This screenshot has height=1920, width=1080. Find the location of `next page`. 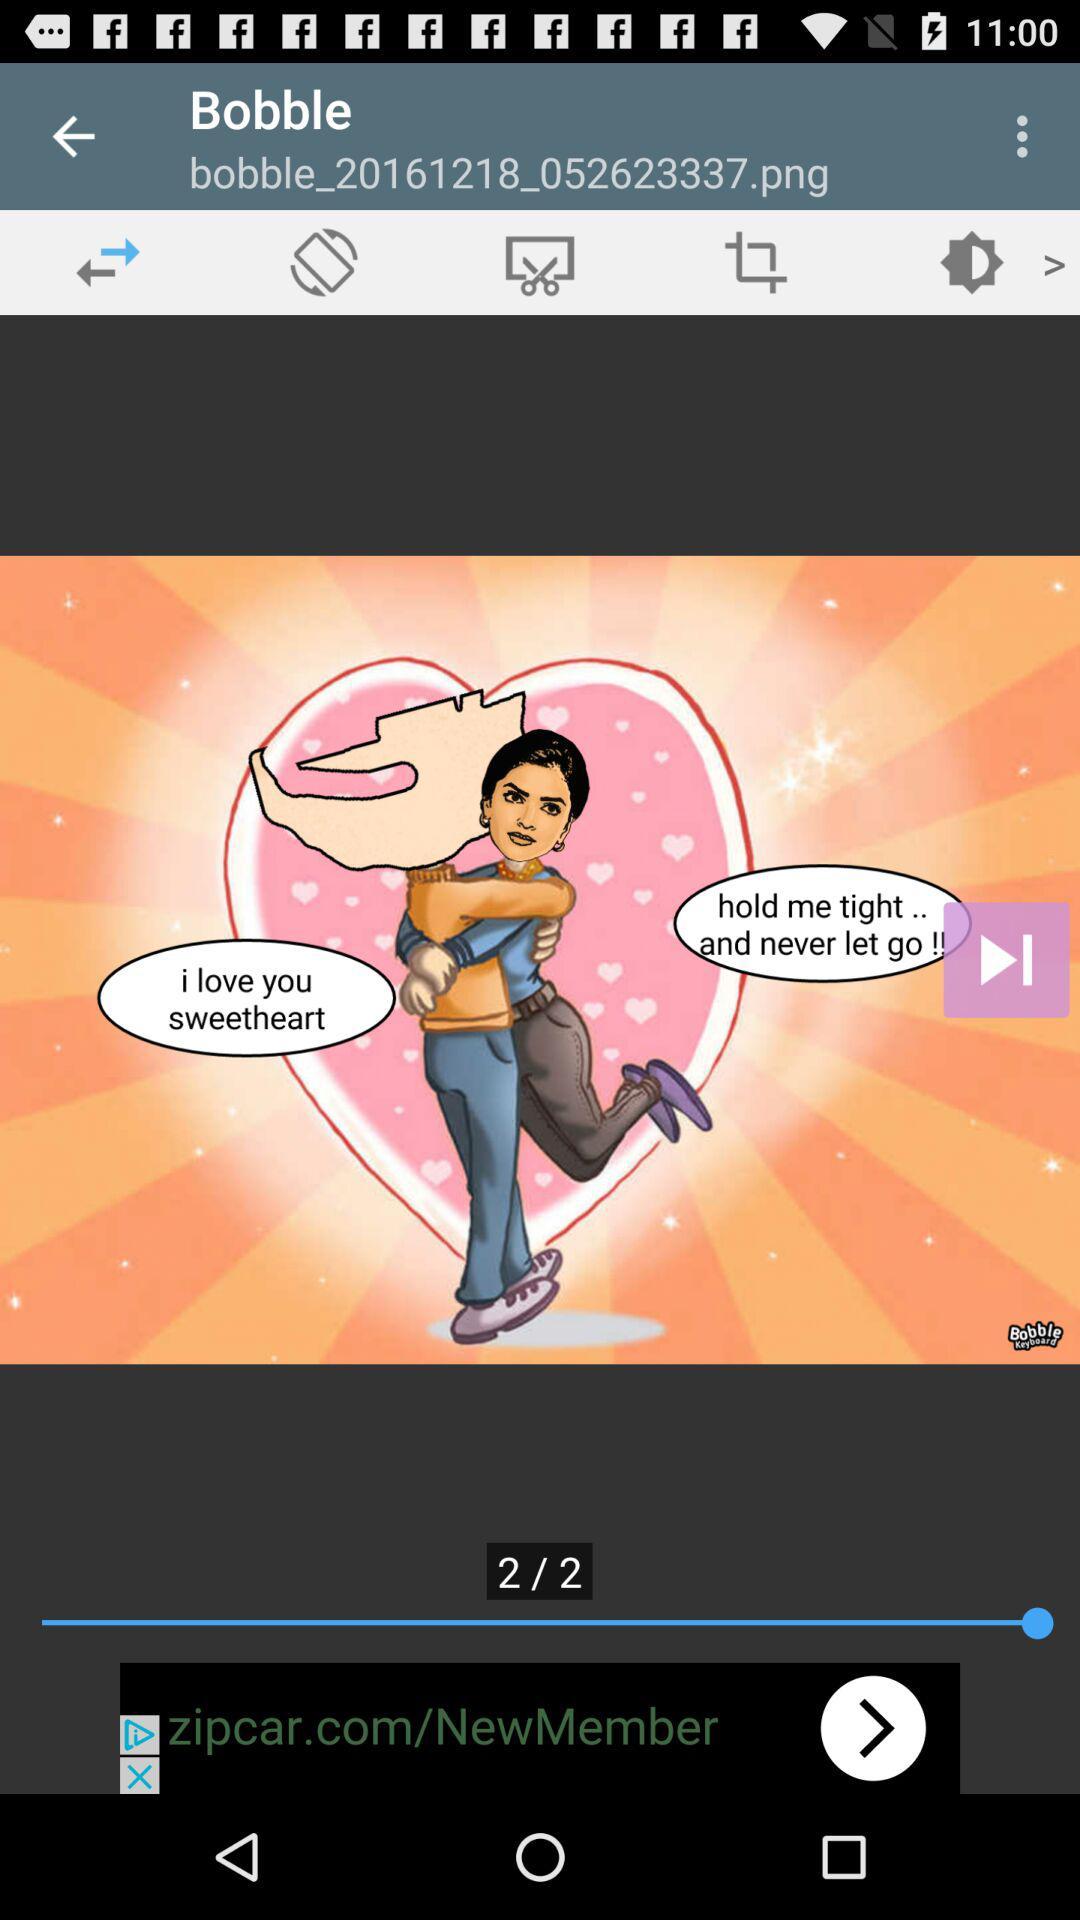

next page is located at coordinates (1006, 960).